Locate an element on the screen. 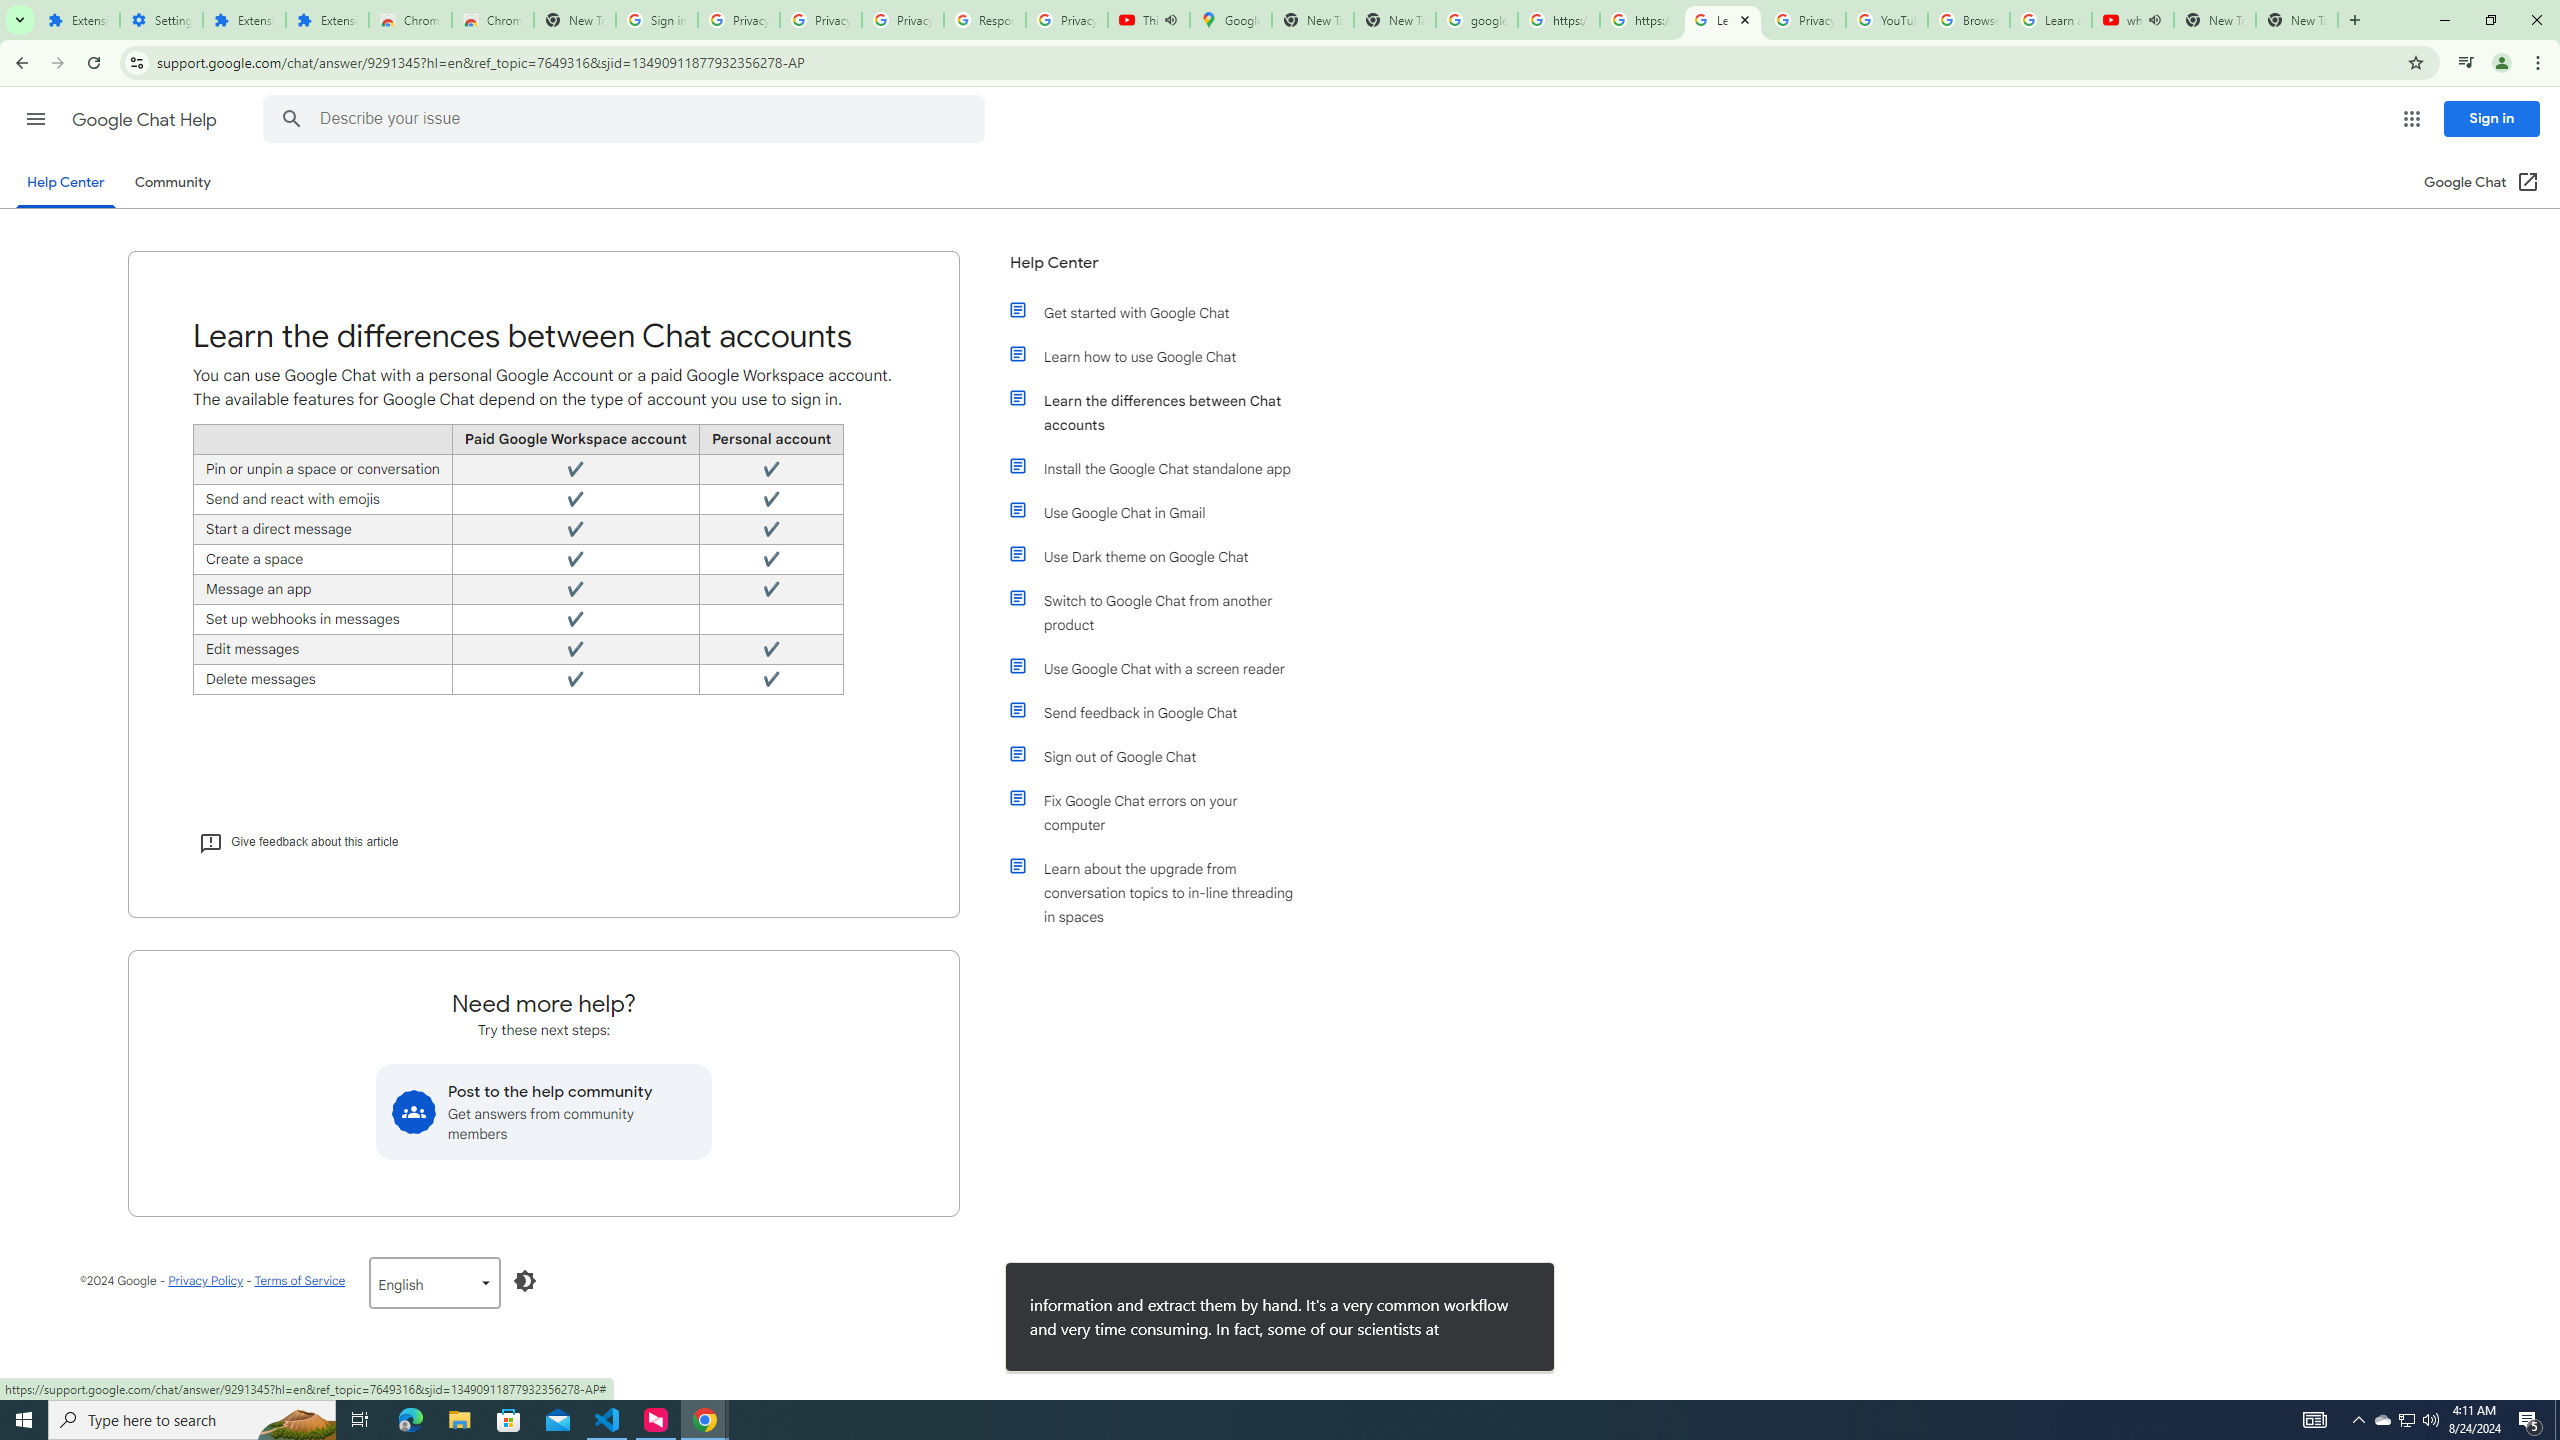 This screenshot has width=2560, height=1440. 'https://scholar.google.com/' is located at coordinates (1639, 19).